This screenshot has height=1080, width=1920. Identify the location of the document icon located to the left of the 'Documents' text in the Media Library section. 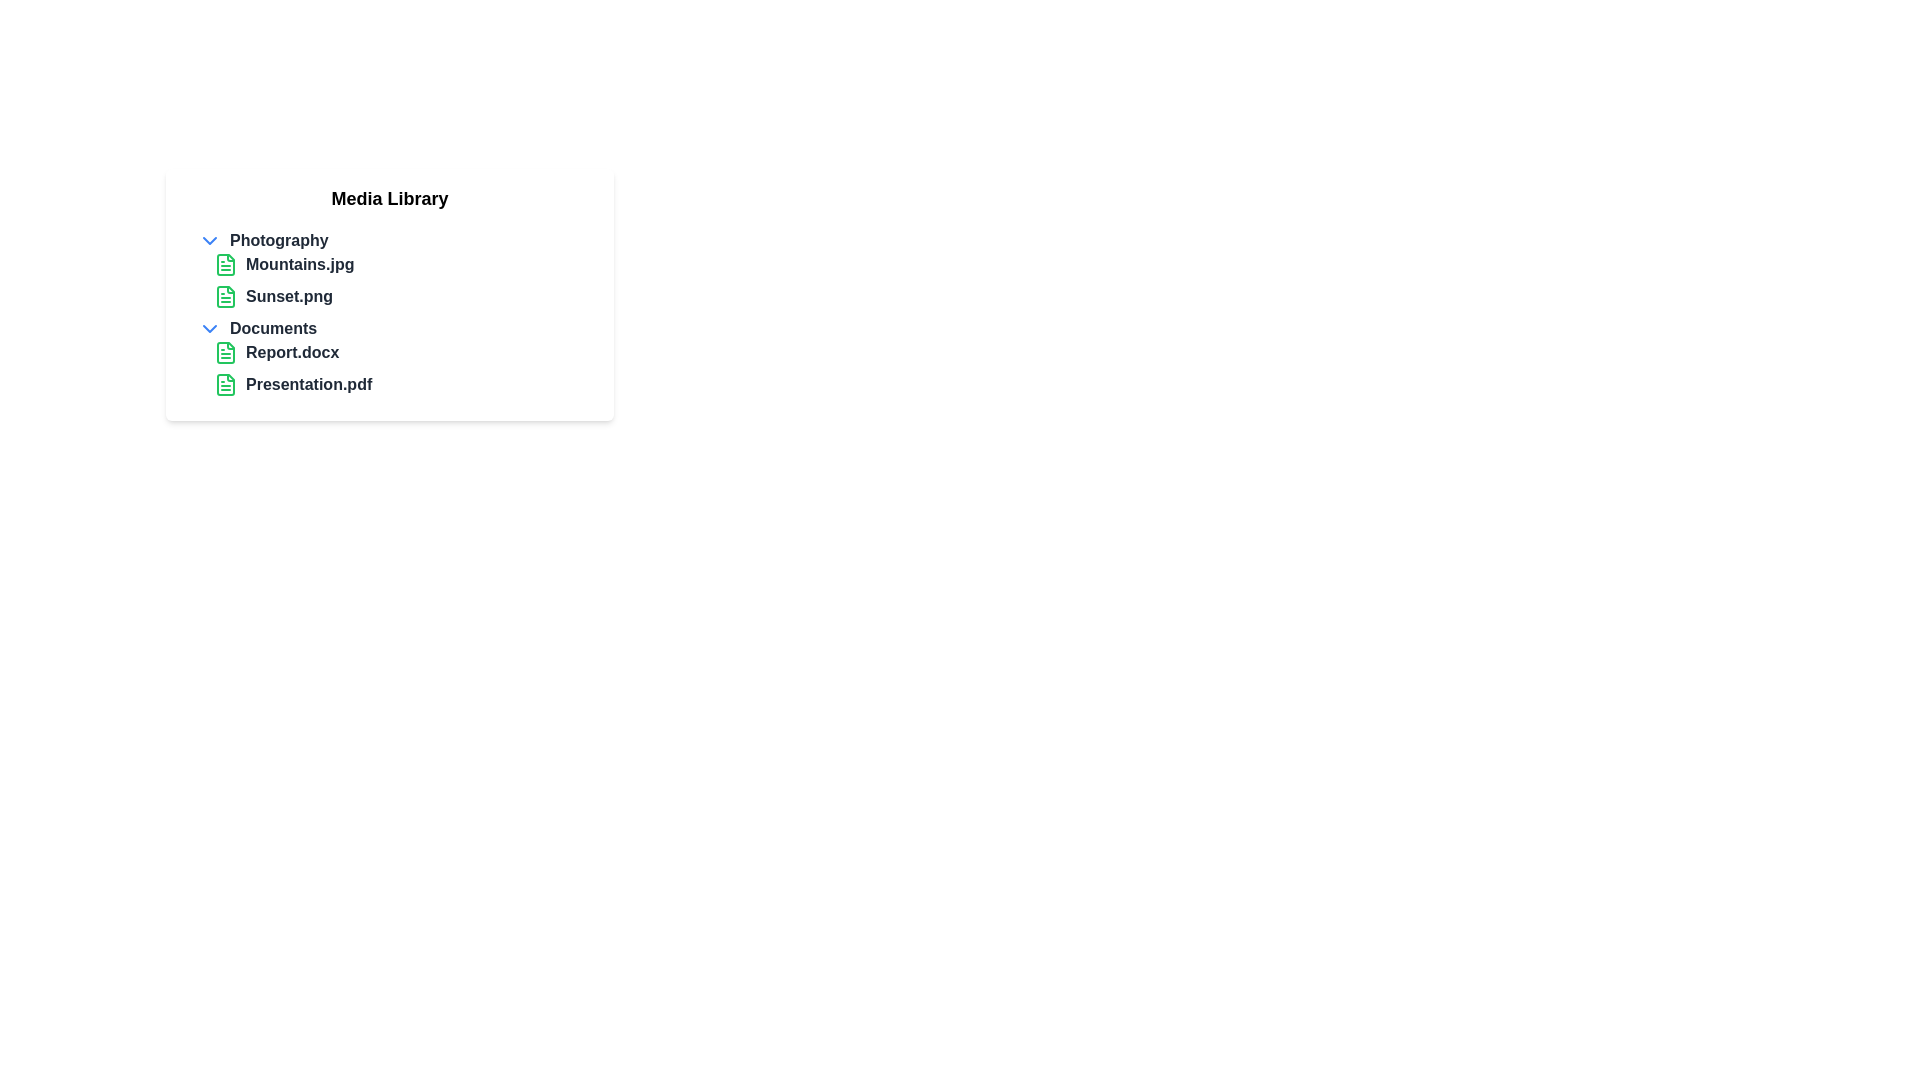
(225, 385).